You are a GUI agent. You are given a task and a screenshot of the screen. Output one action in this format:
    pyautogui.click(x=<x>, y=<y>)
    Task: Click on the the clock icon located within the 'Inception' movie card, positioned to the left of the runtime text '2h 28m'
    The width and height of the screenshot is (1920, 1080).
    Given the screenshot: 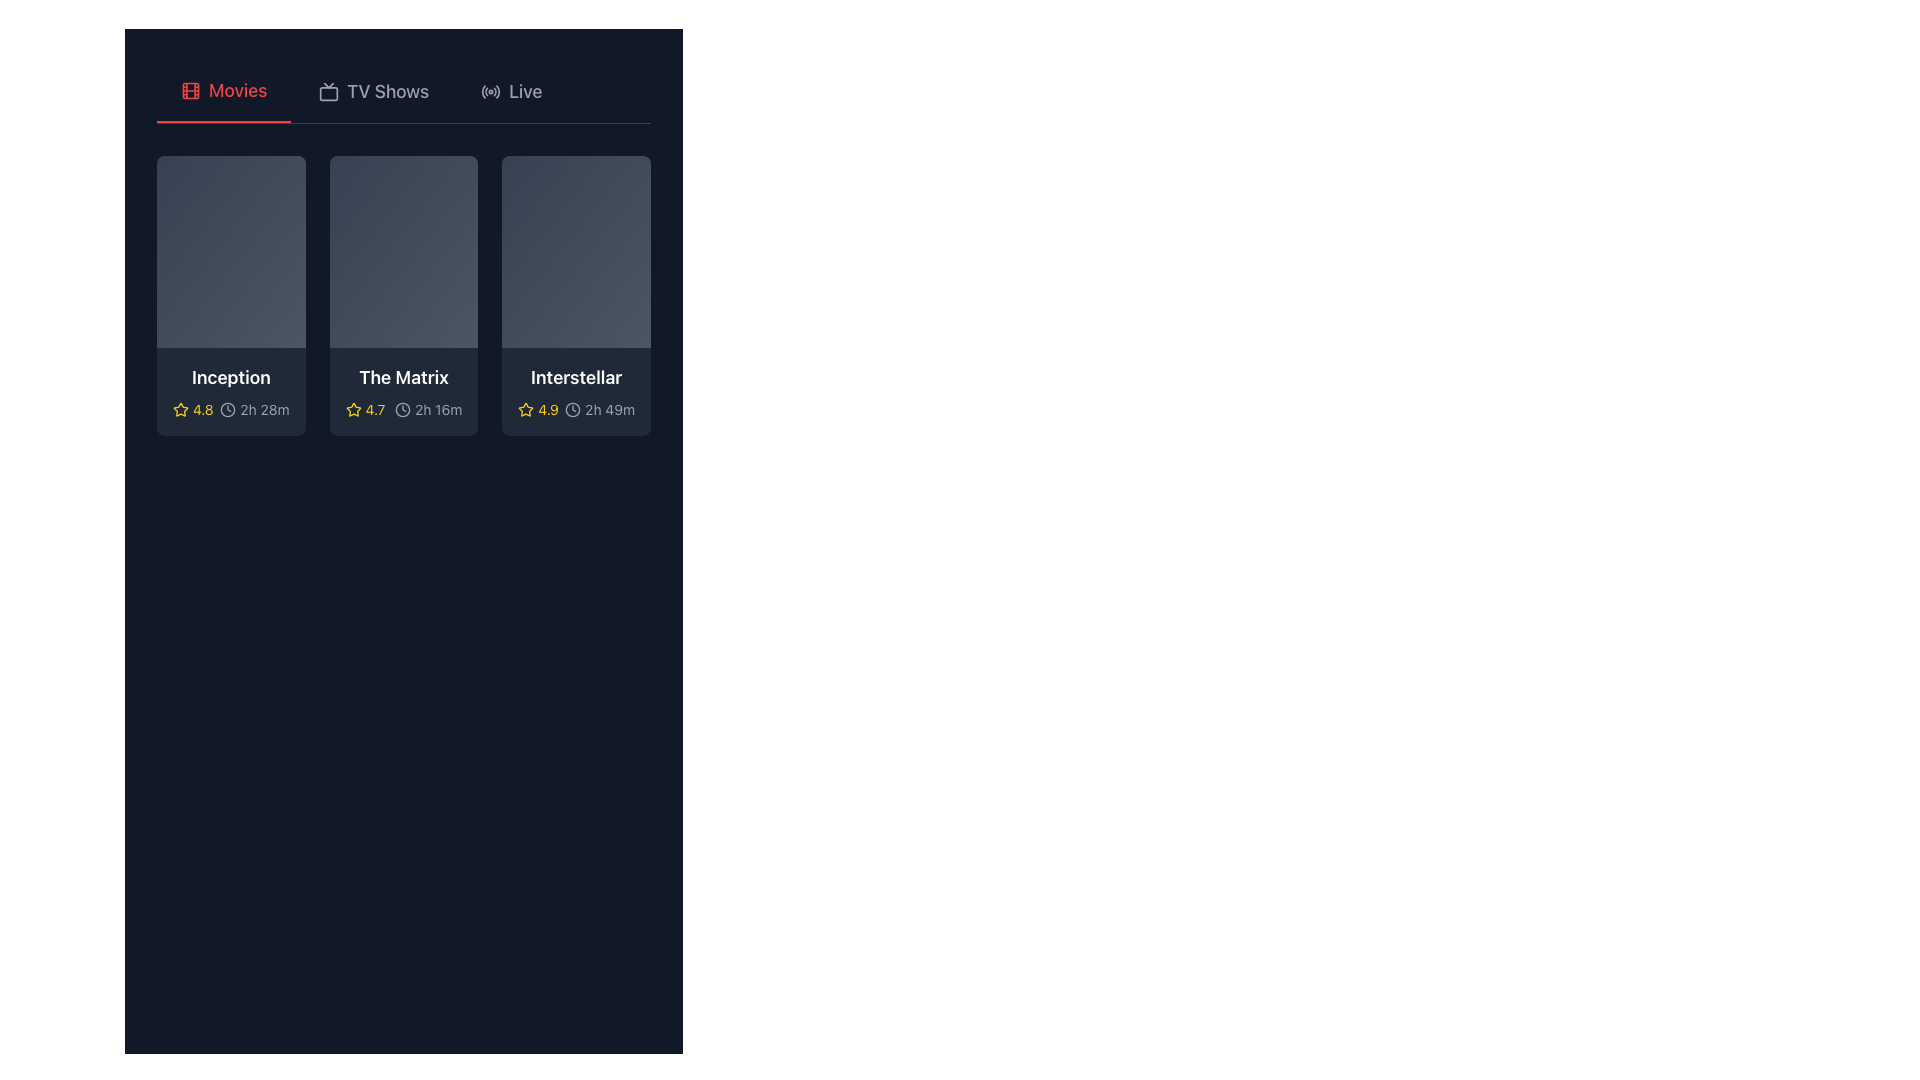 What is the action you would take?
    pyautogui.click(x=228, y=408)
    